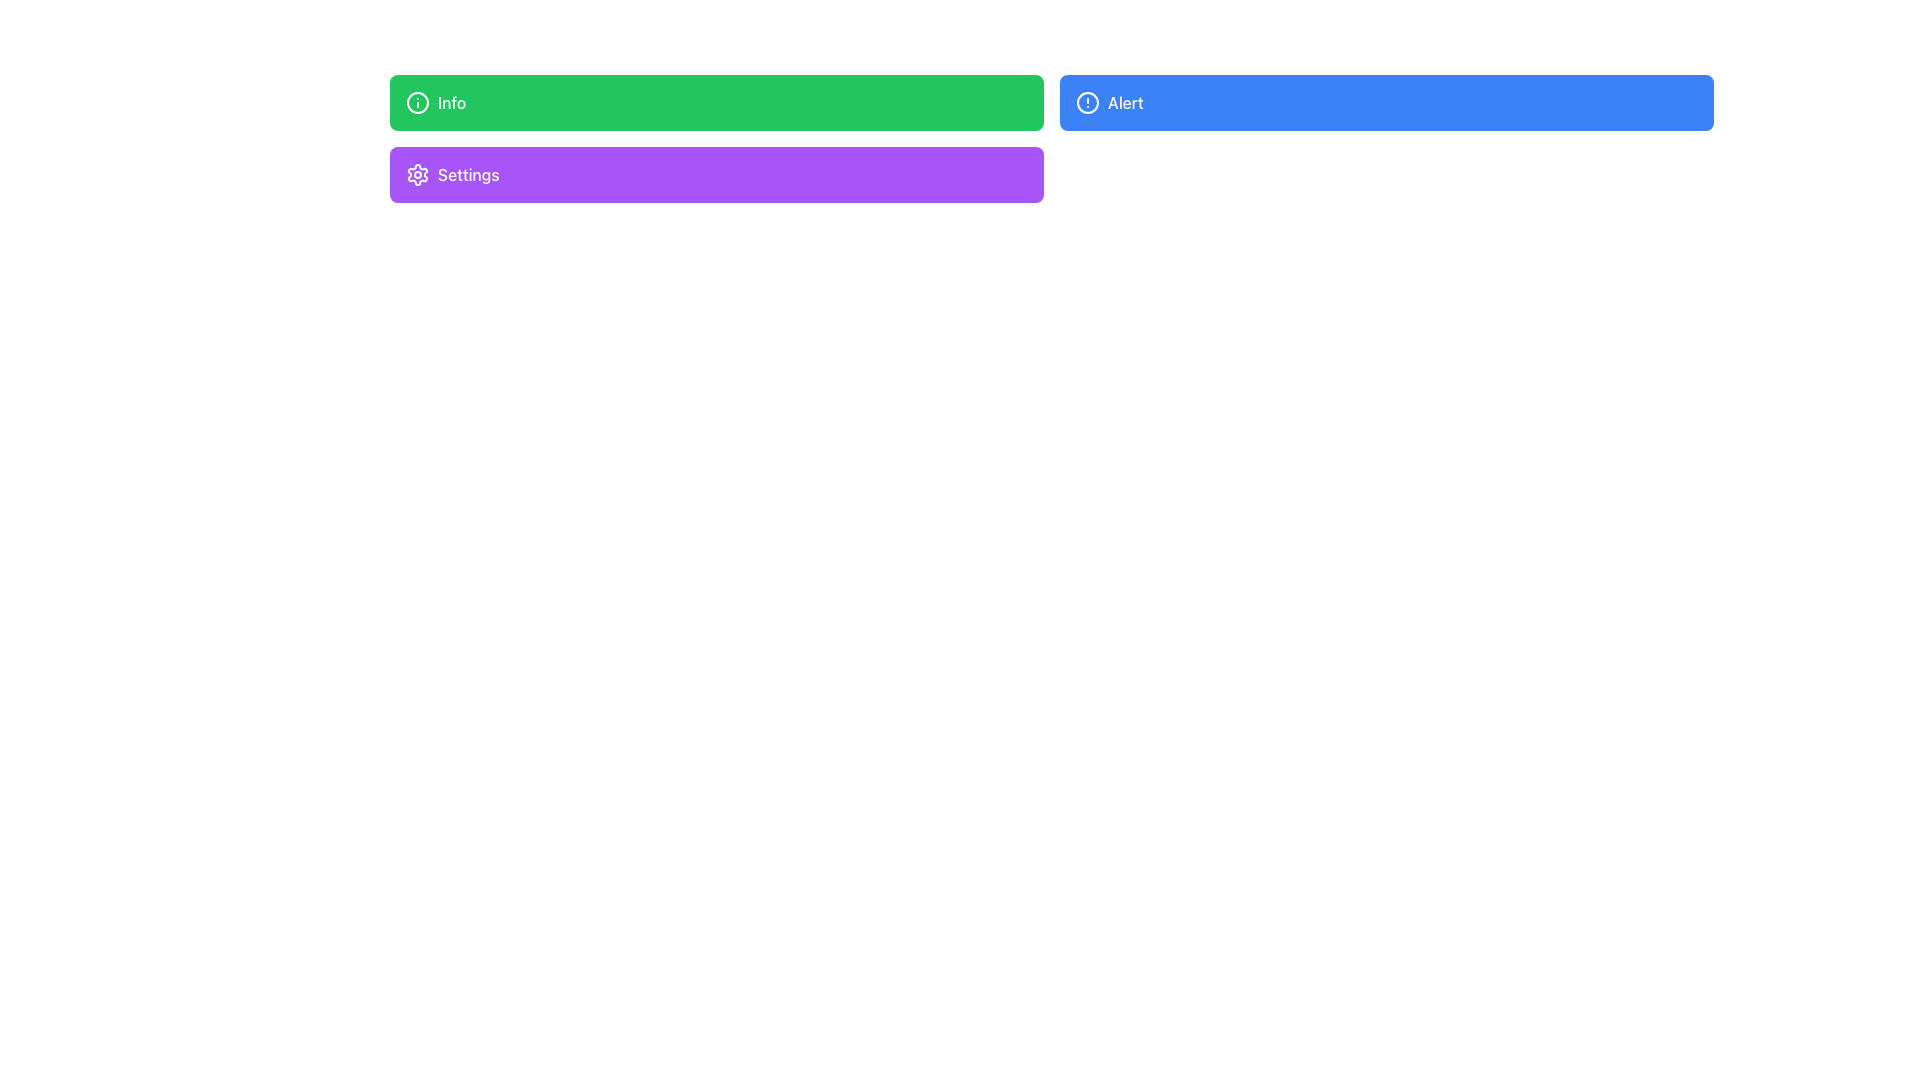 The height and width of the screenshot is (1080, 1920). Describe the element at coordinates (416, 173) in the screenshot. I see `the settings button, which is a purple rectangular button labeled 'Settings' located at the bottom of a group of three horizontal buttons` at that location.